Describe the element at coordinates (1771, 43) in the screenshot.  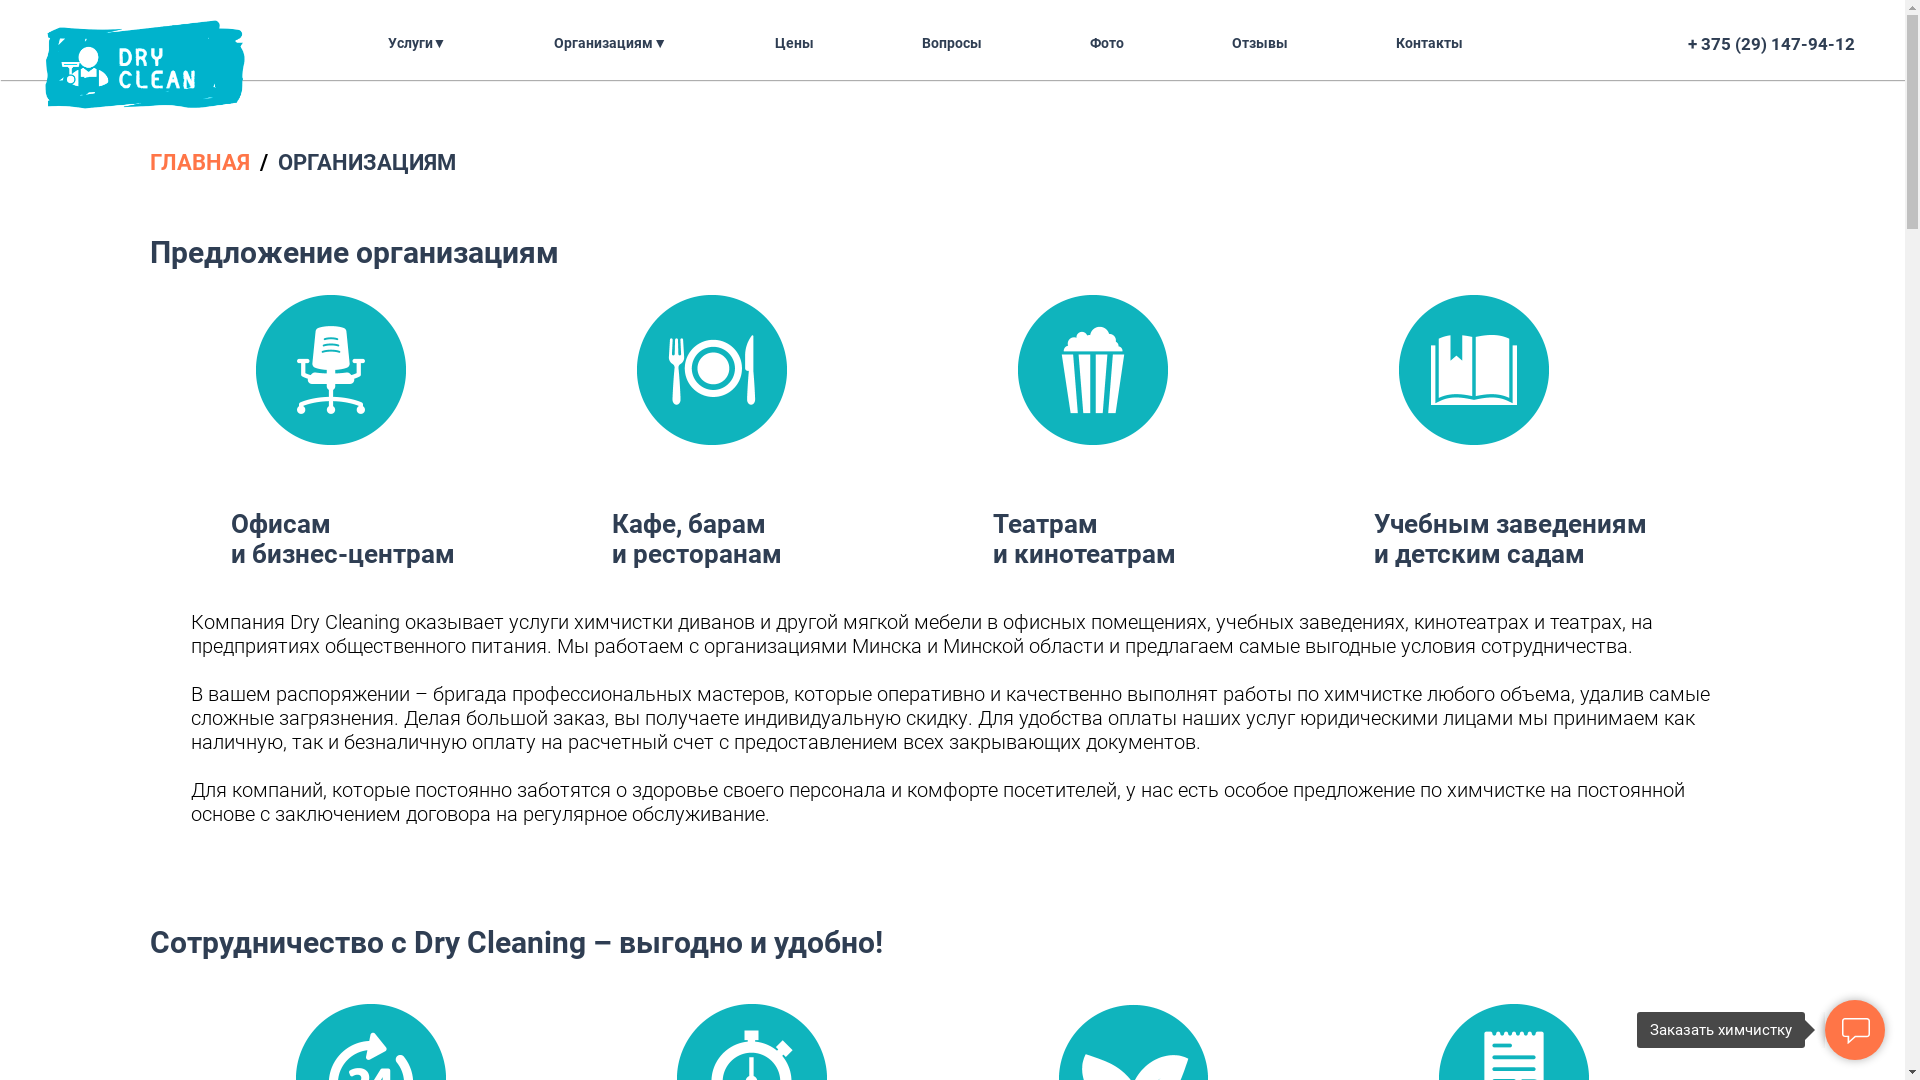
I see `'+ 375 (29) 147-94-12'` at that location.